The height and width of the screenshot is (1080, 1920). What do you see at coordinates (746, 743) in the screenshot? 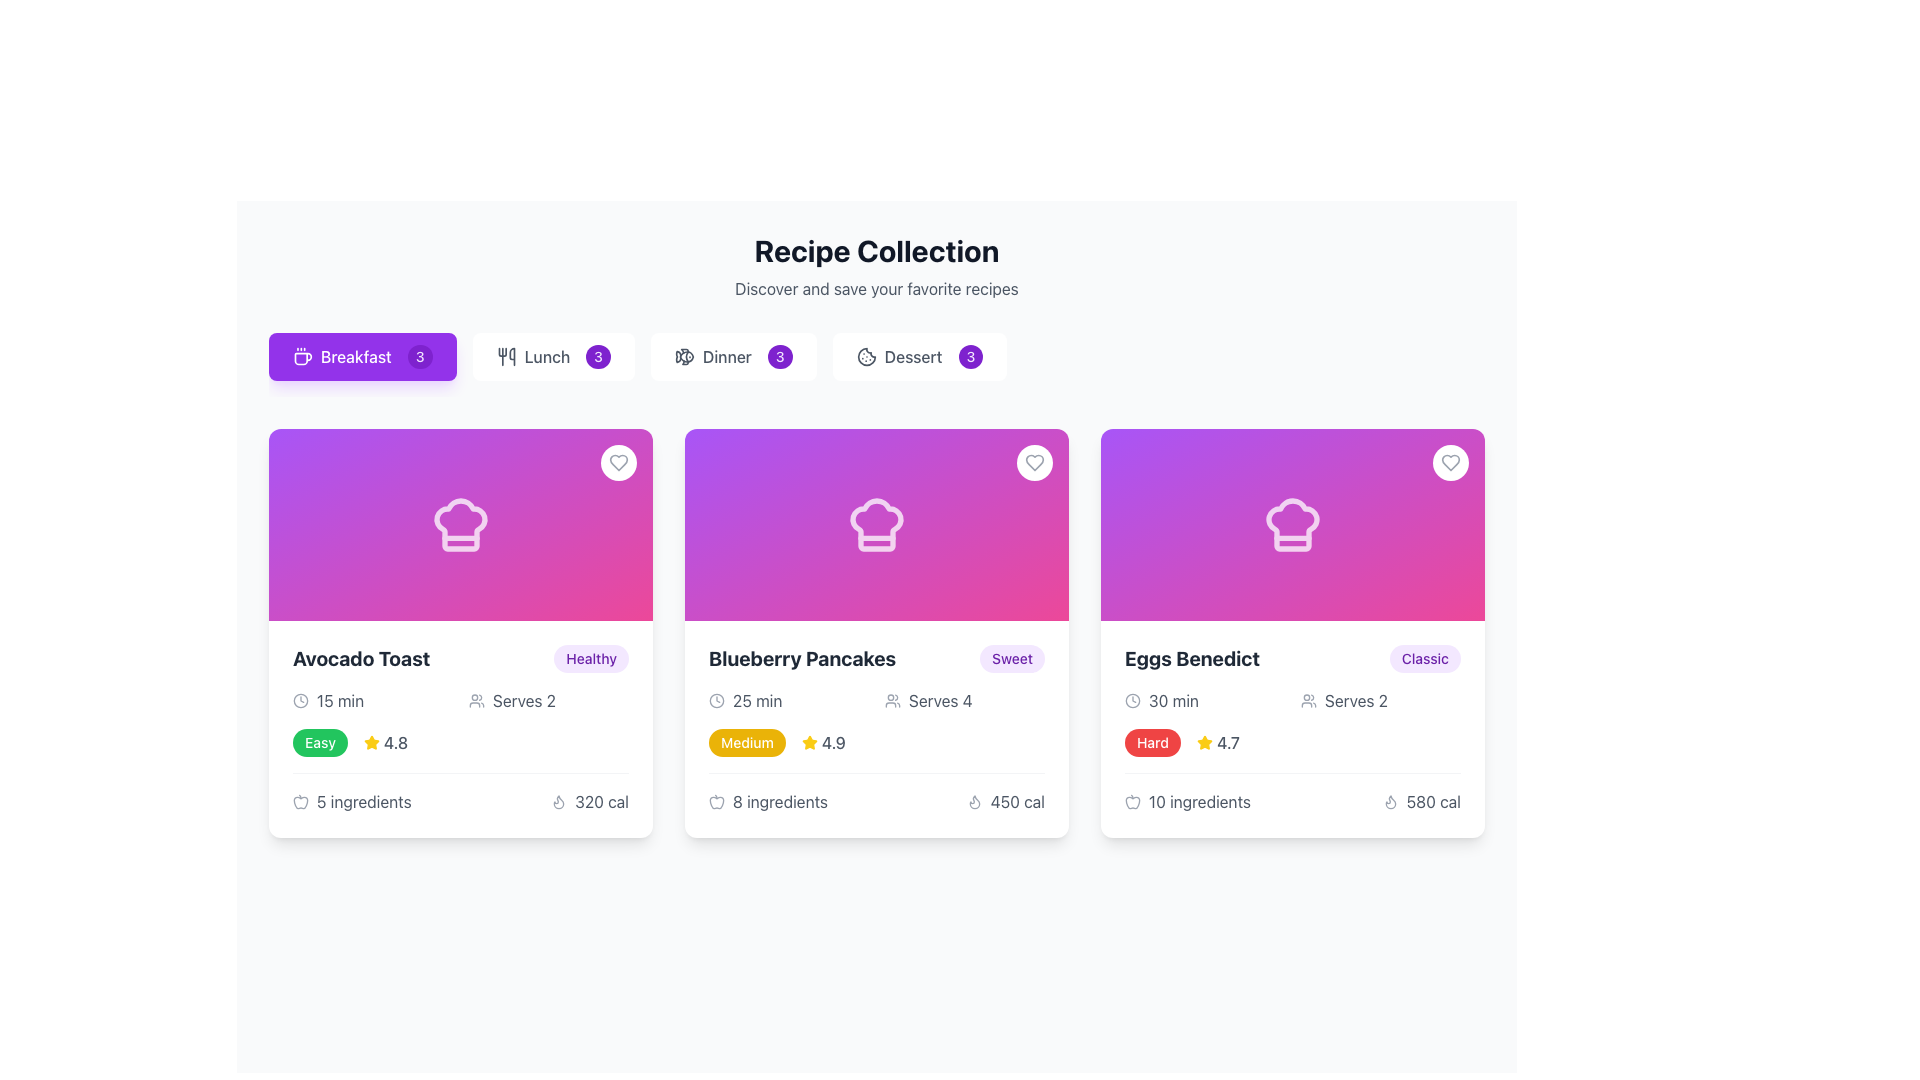
I see `the 'Medium' Label element with a yellow background, located in the second card of the 'Recipe Collection' grid, positioned to the left of a yellow star icon and the text '4.9'` at bounding box center [746, 743].